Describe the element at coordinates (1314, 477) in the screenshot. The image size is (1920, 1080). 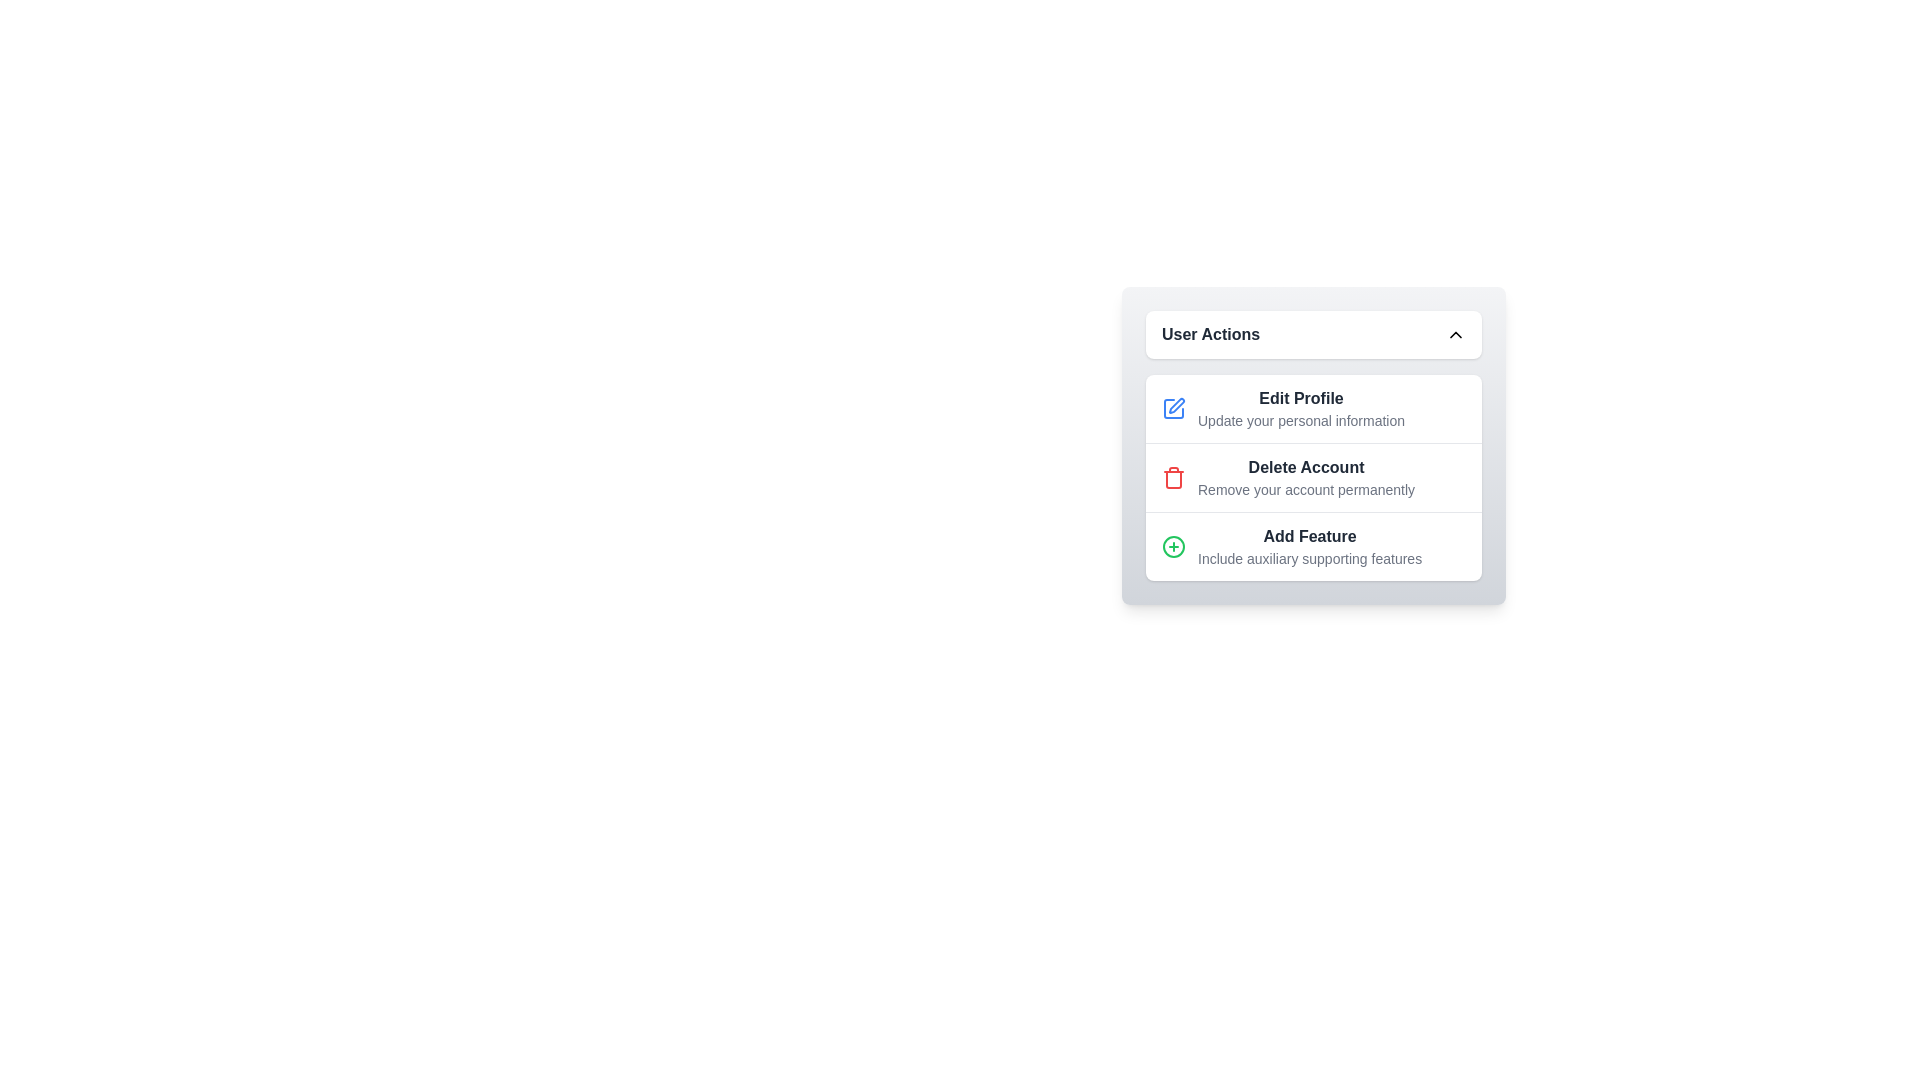
I see `the second row of the action items which represents the delete user account option, positioned between 'Edit Profile' and 'Add Feature'` at that location.